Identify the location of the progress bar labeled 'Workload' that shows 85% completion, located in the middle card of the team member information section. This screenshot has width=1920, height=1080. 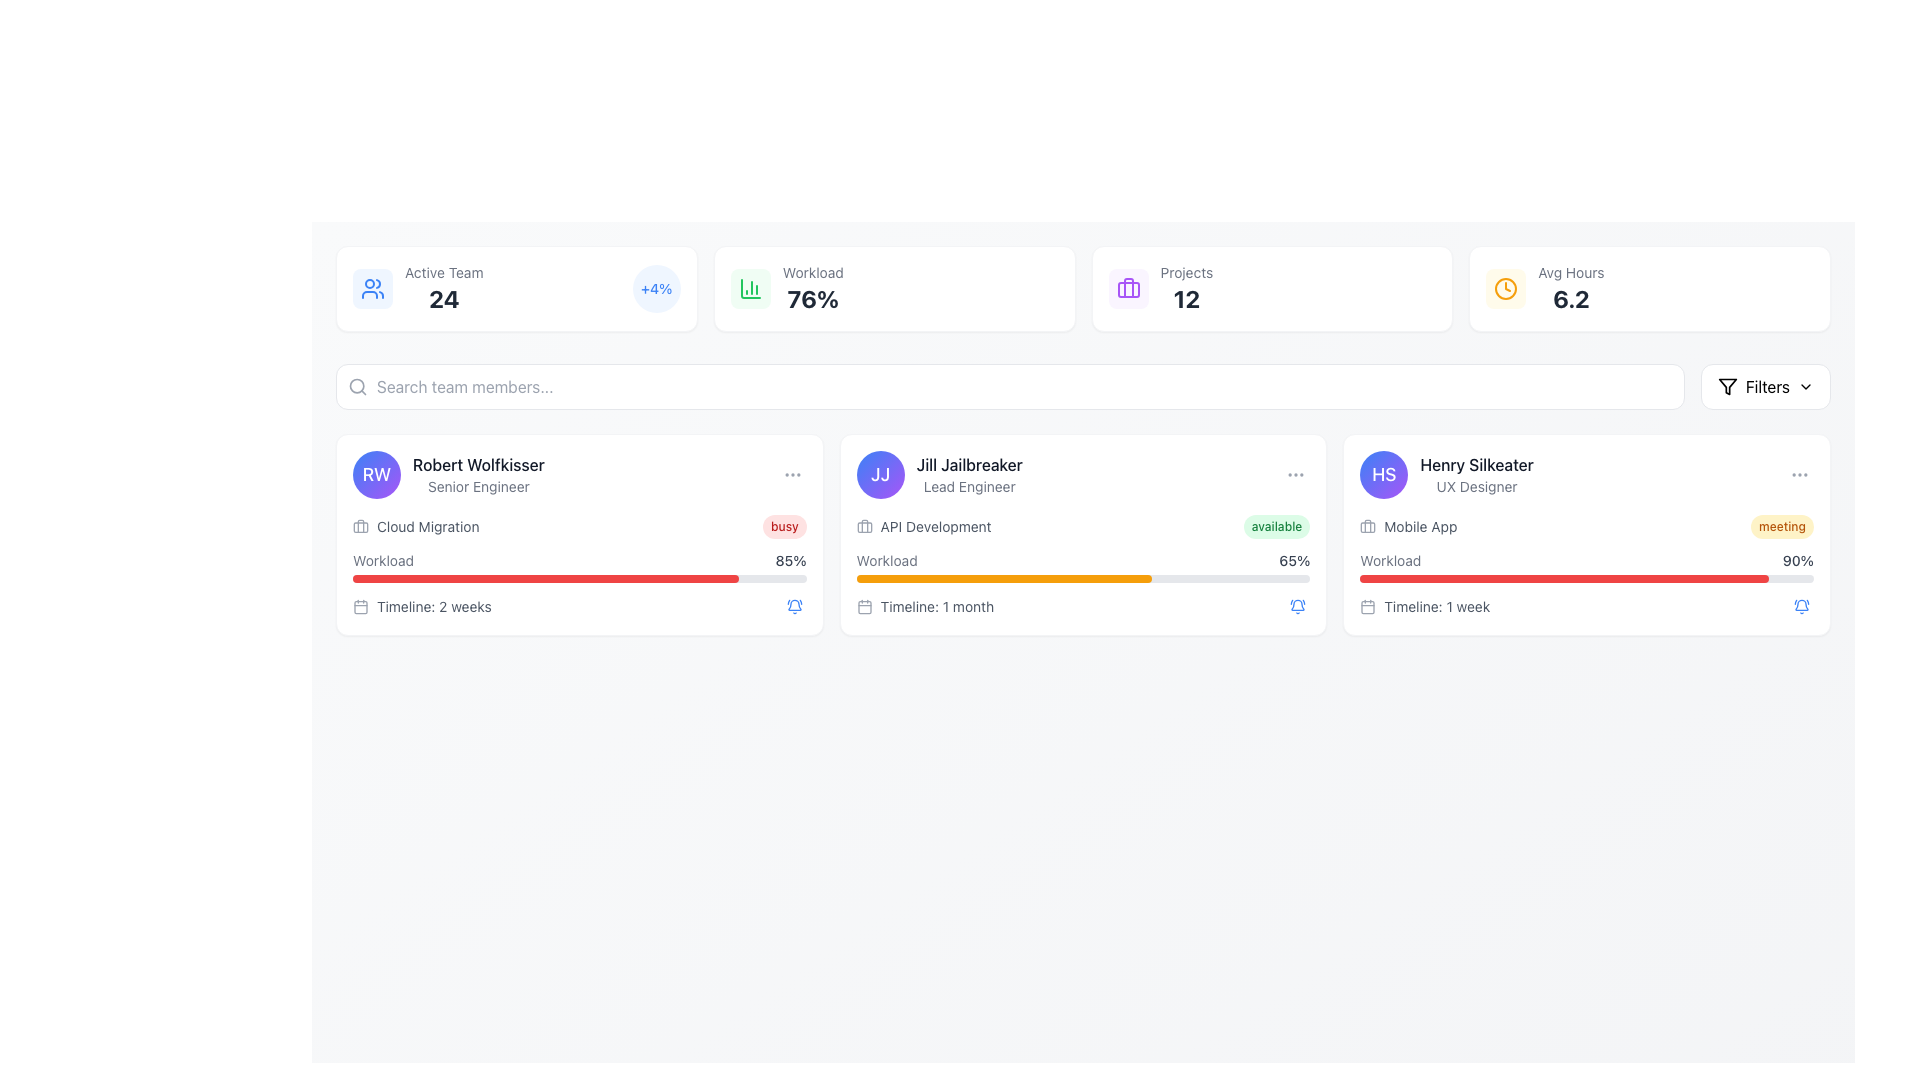
(578, 578).